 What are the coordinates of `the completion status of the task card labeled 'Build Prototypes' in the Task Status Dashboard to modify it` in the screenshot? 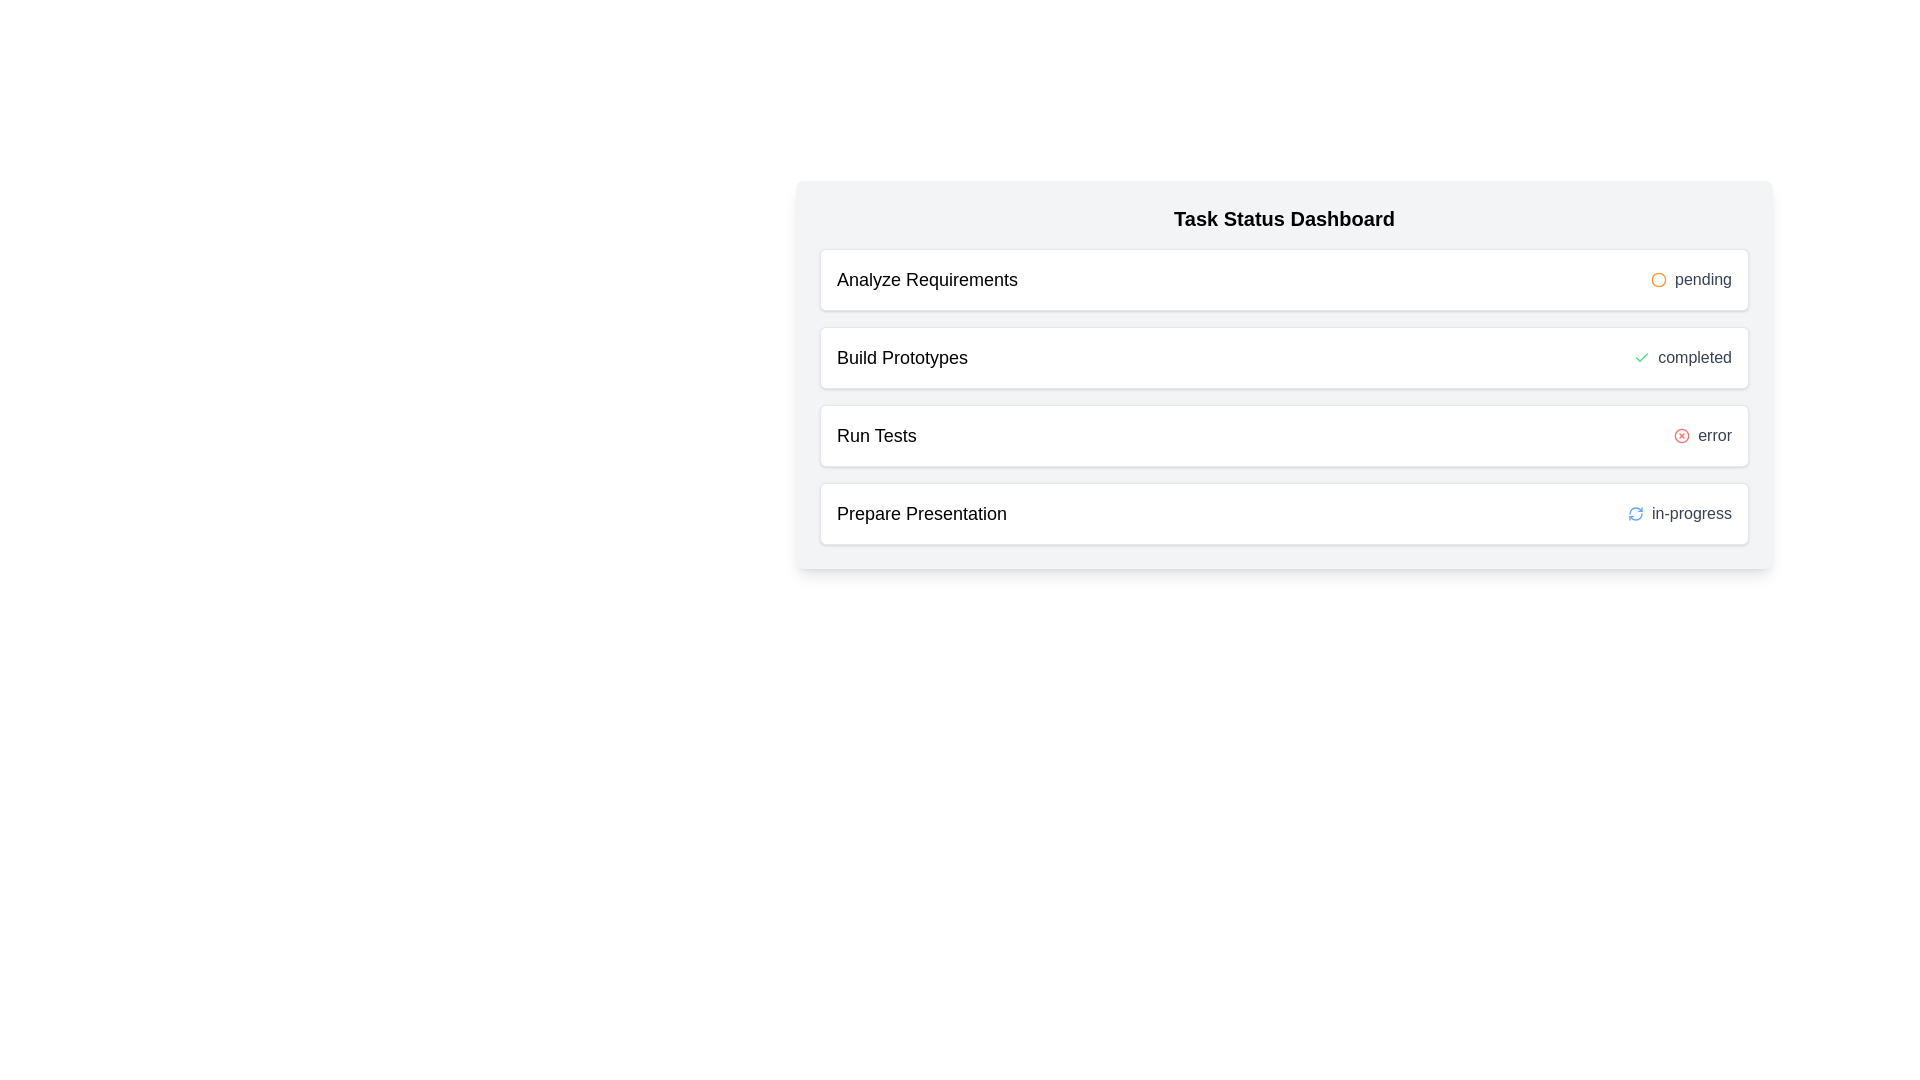 It's located at (1284, 357).